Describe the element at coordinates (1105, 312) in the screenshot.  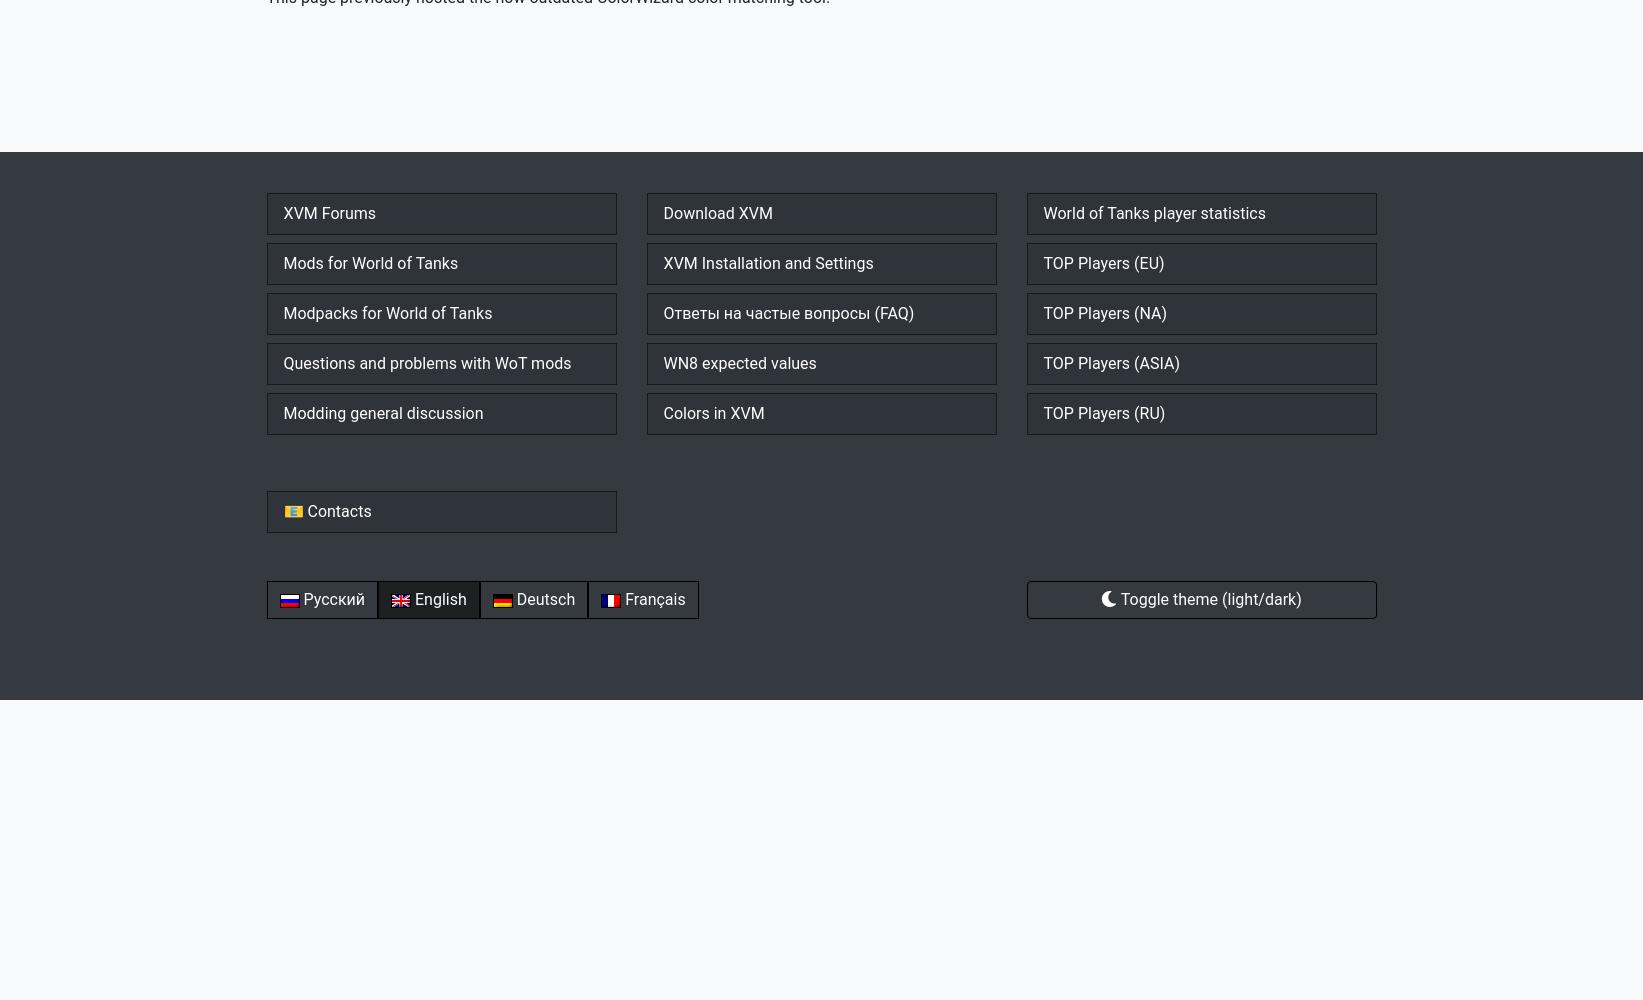
I see `'TOP Players (NA)'` at that location.